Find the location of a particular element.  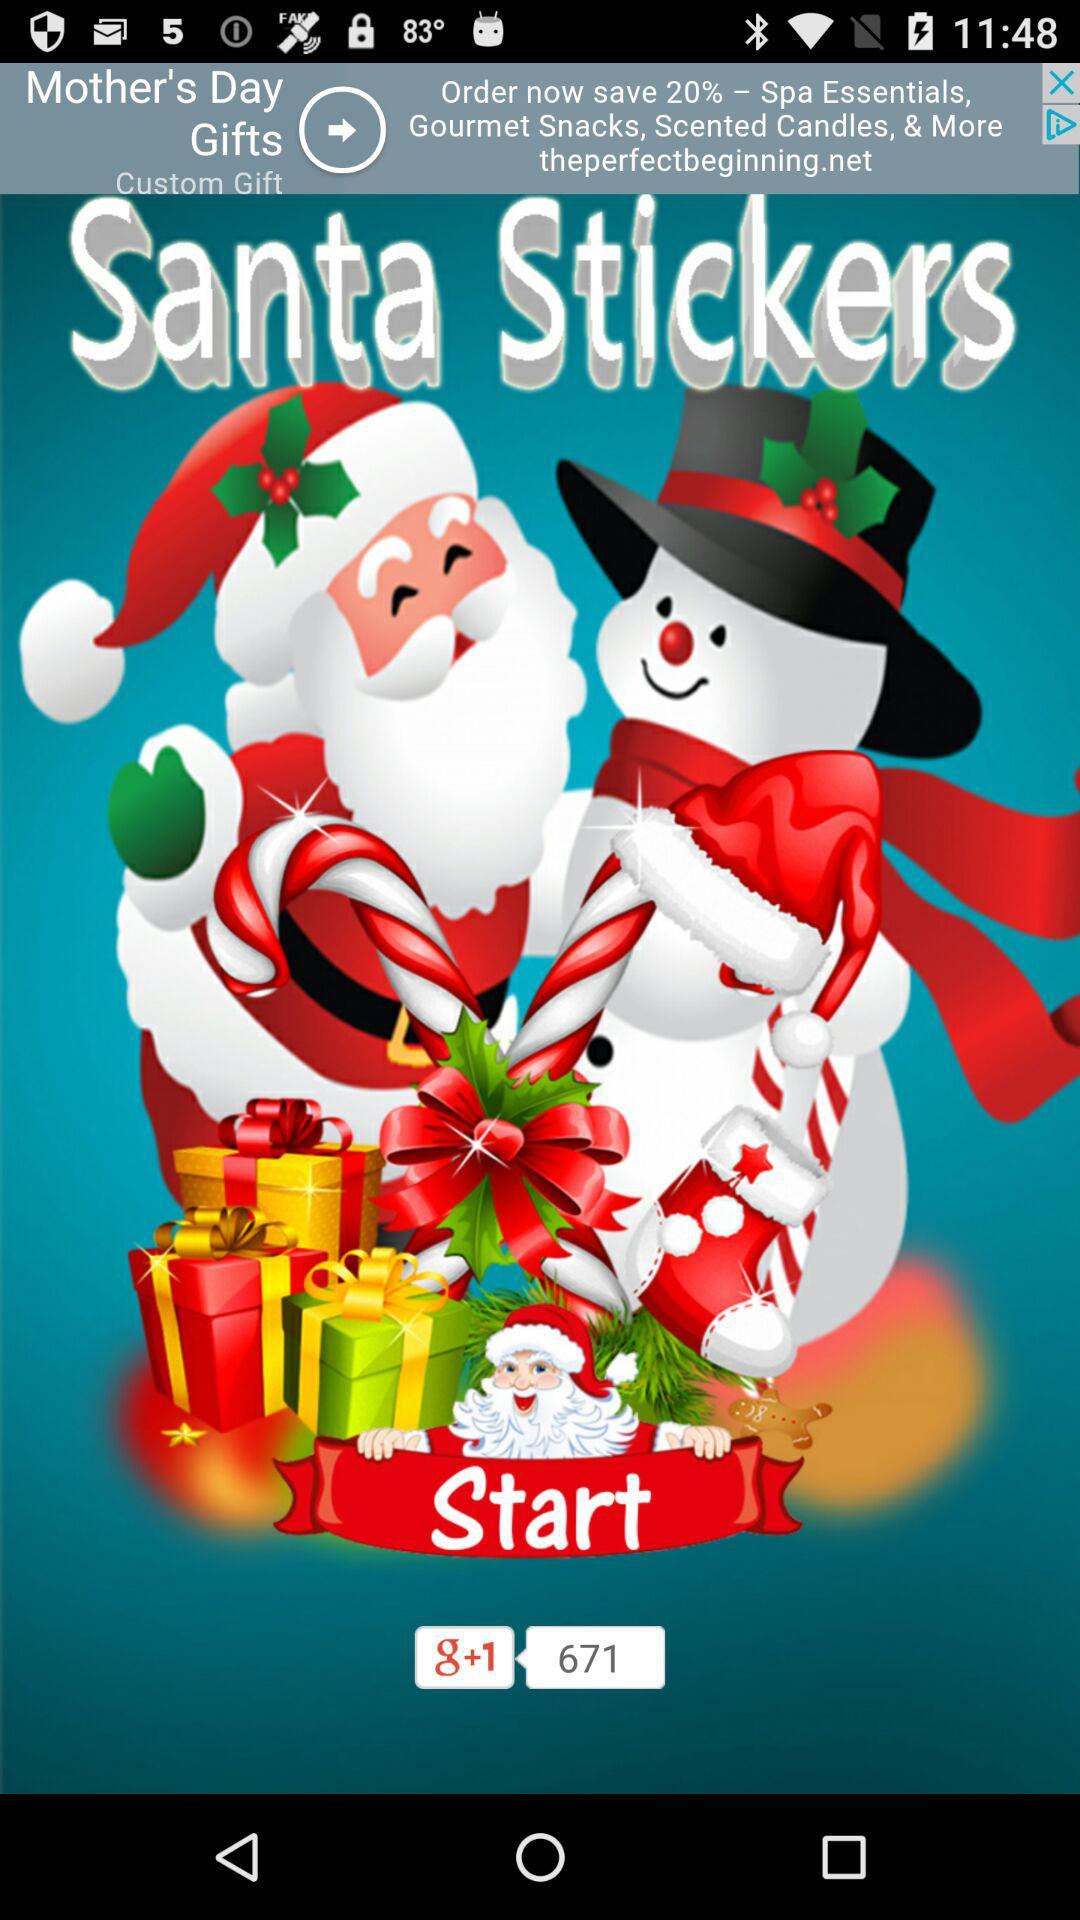

advertisement is located at coordinates (540, 127).